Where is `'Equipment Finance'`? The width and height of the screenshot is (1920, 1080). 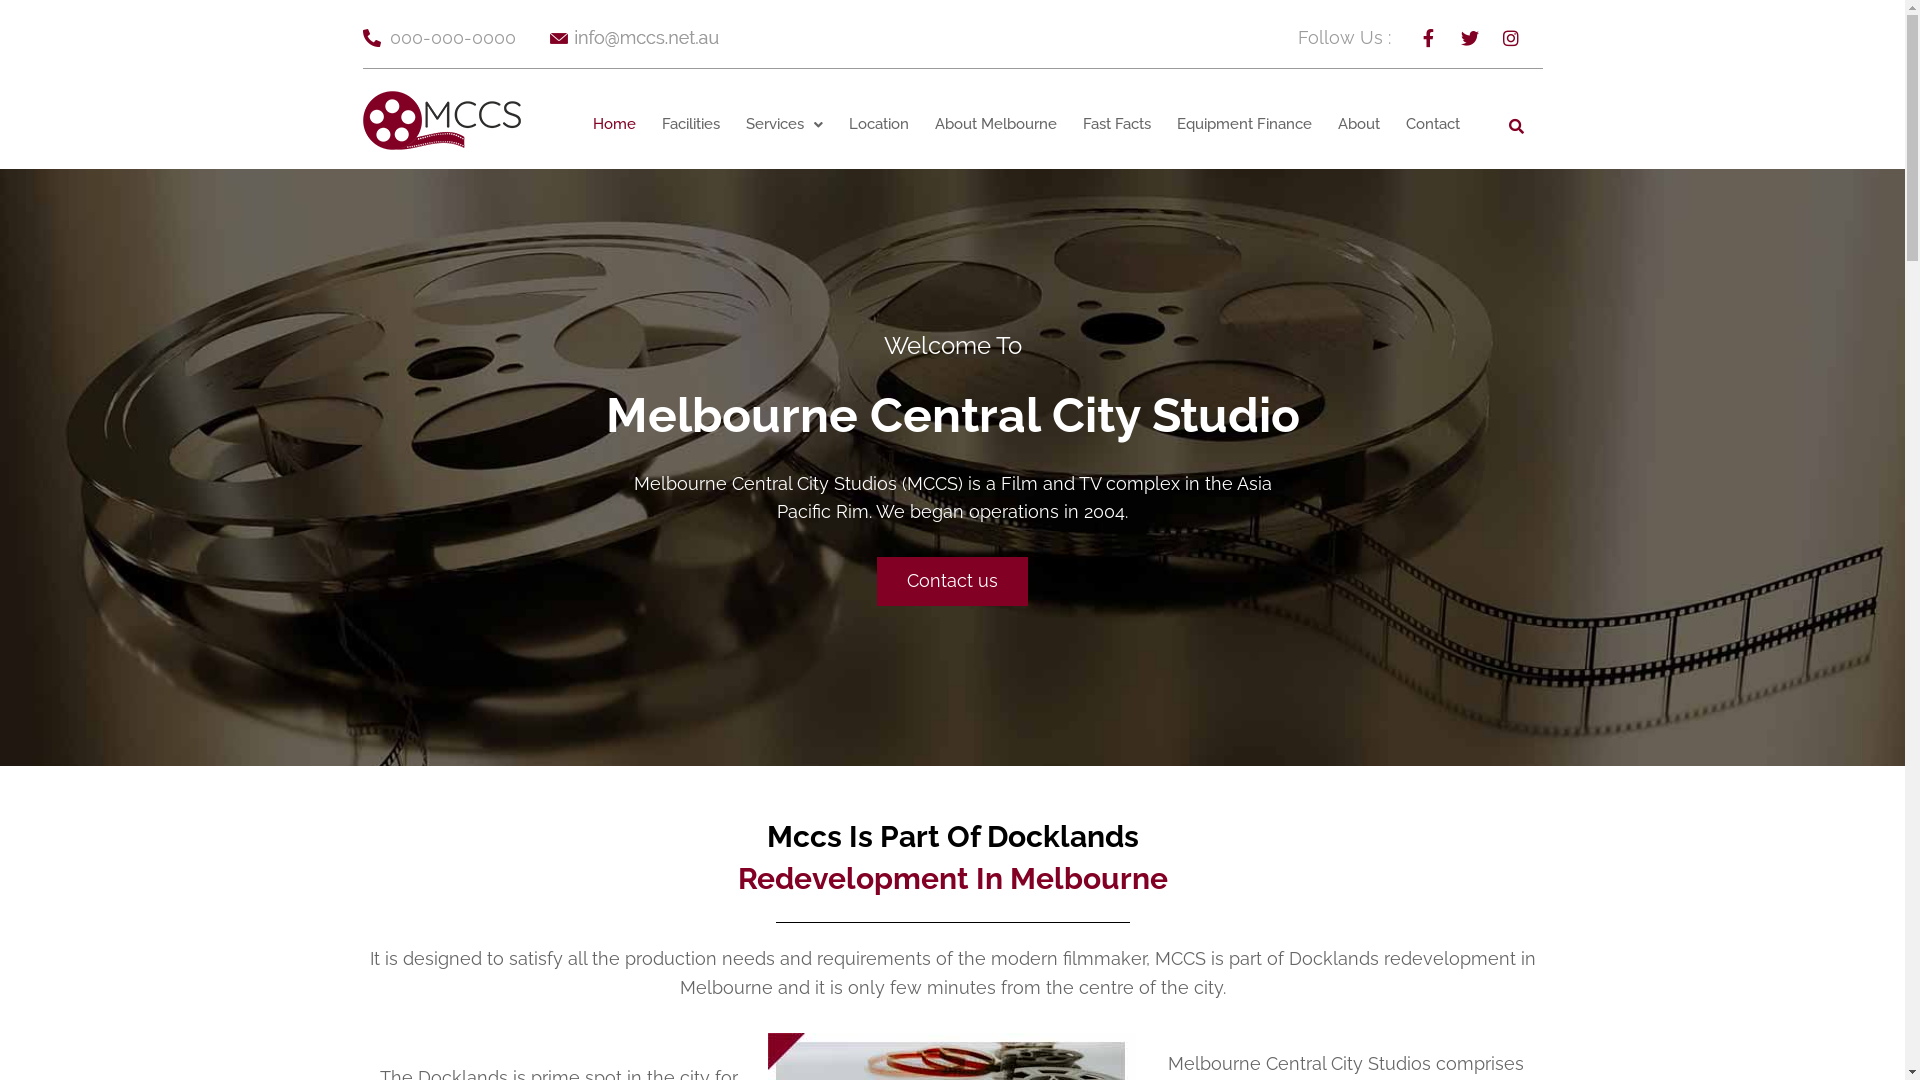 'Equipment Finance' is located at coordinates (1243, 124).